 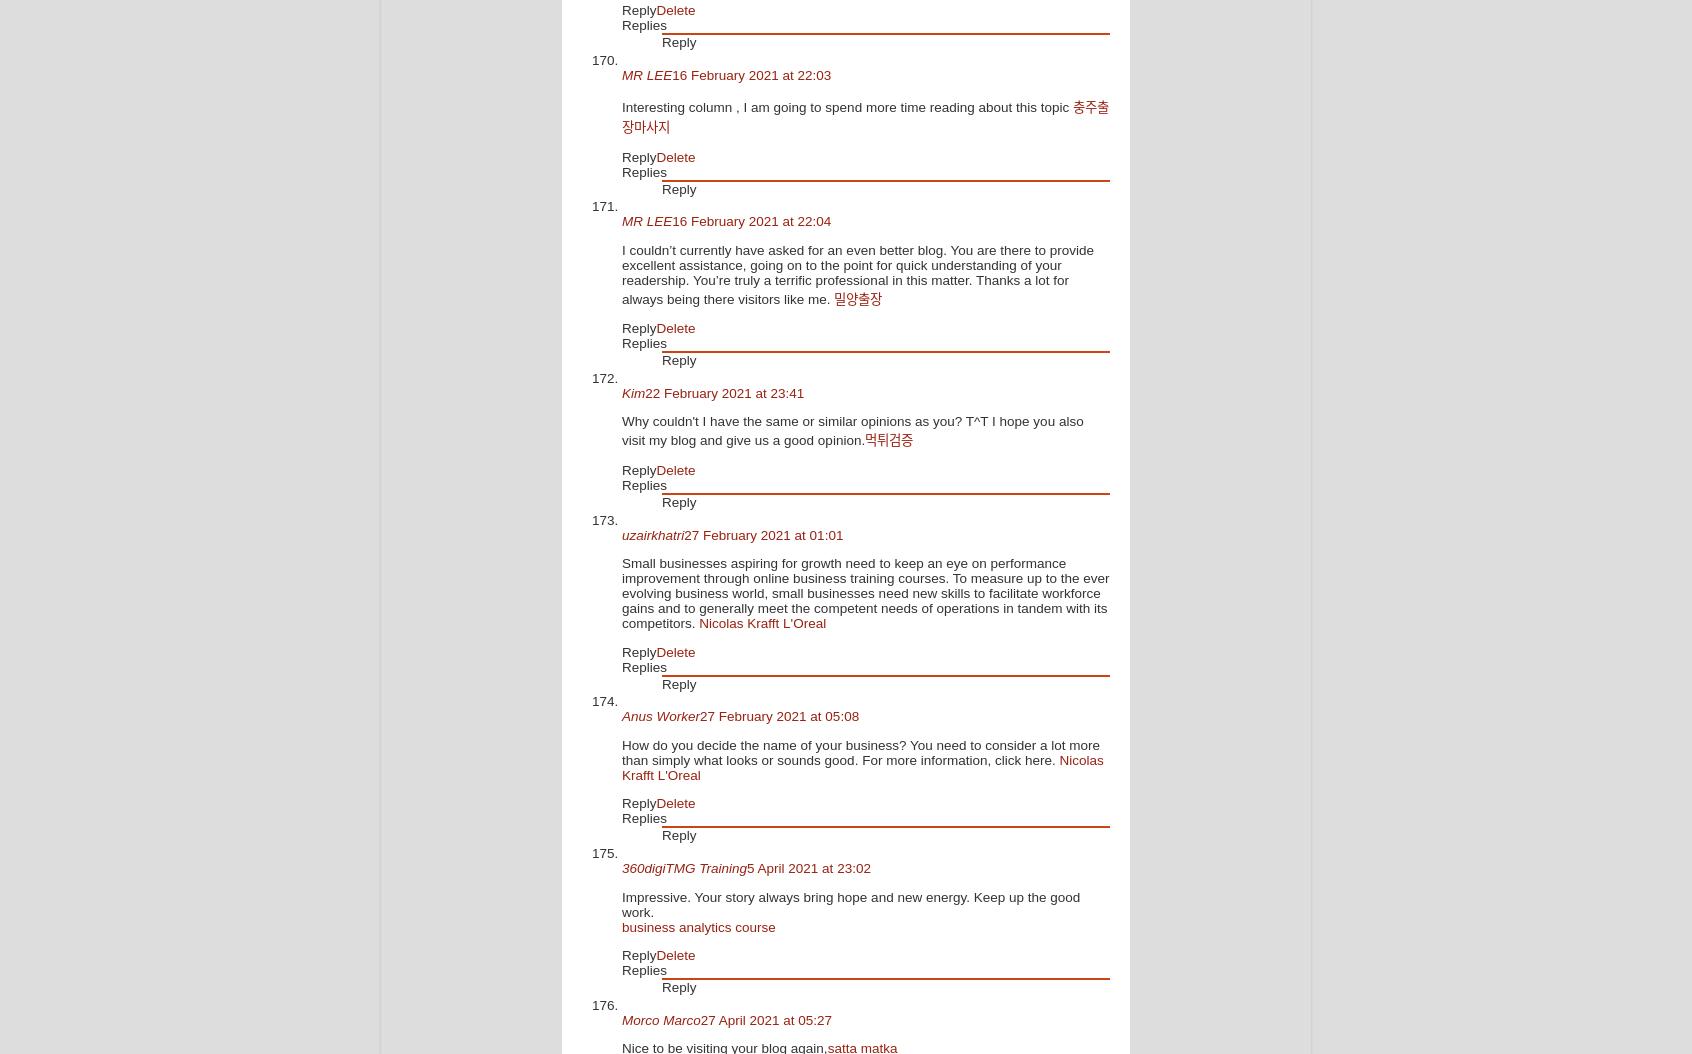 What do you see at coordinates (661, 715) in the screenshot?
I see `'Anus Worker'` at bounding box center [661, 715].